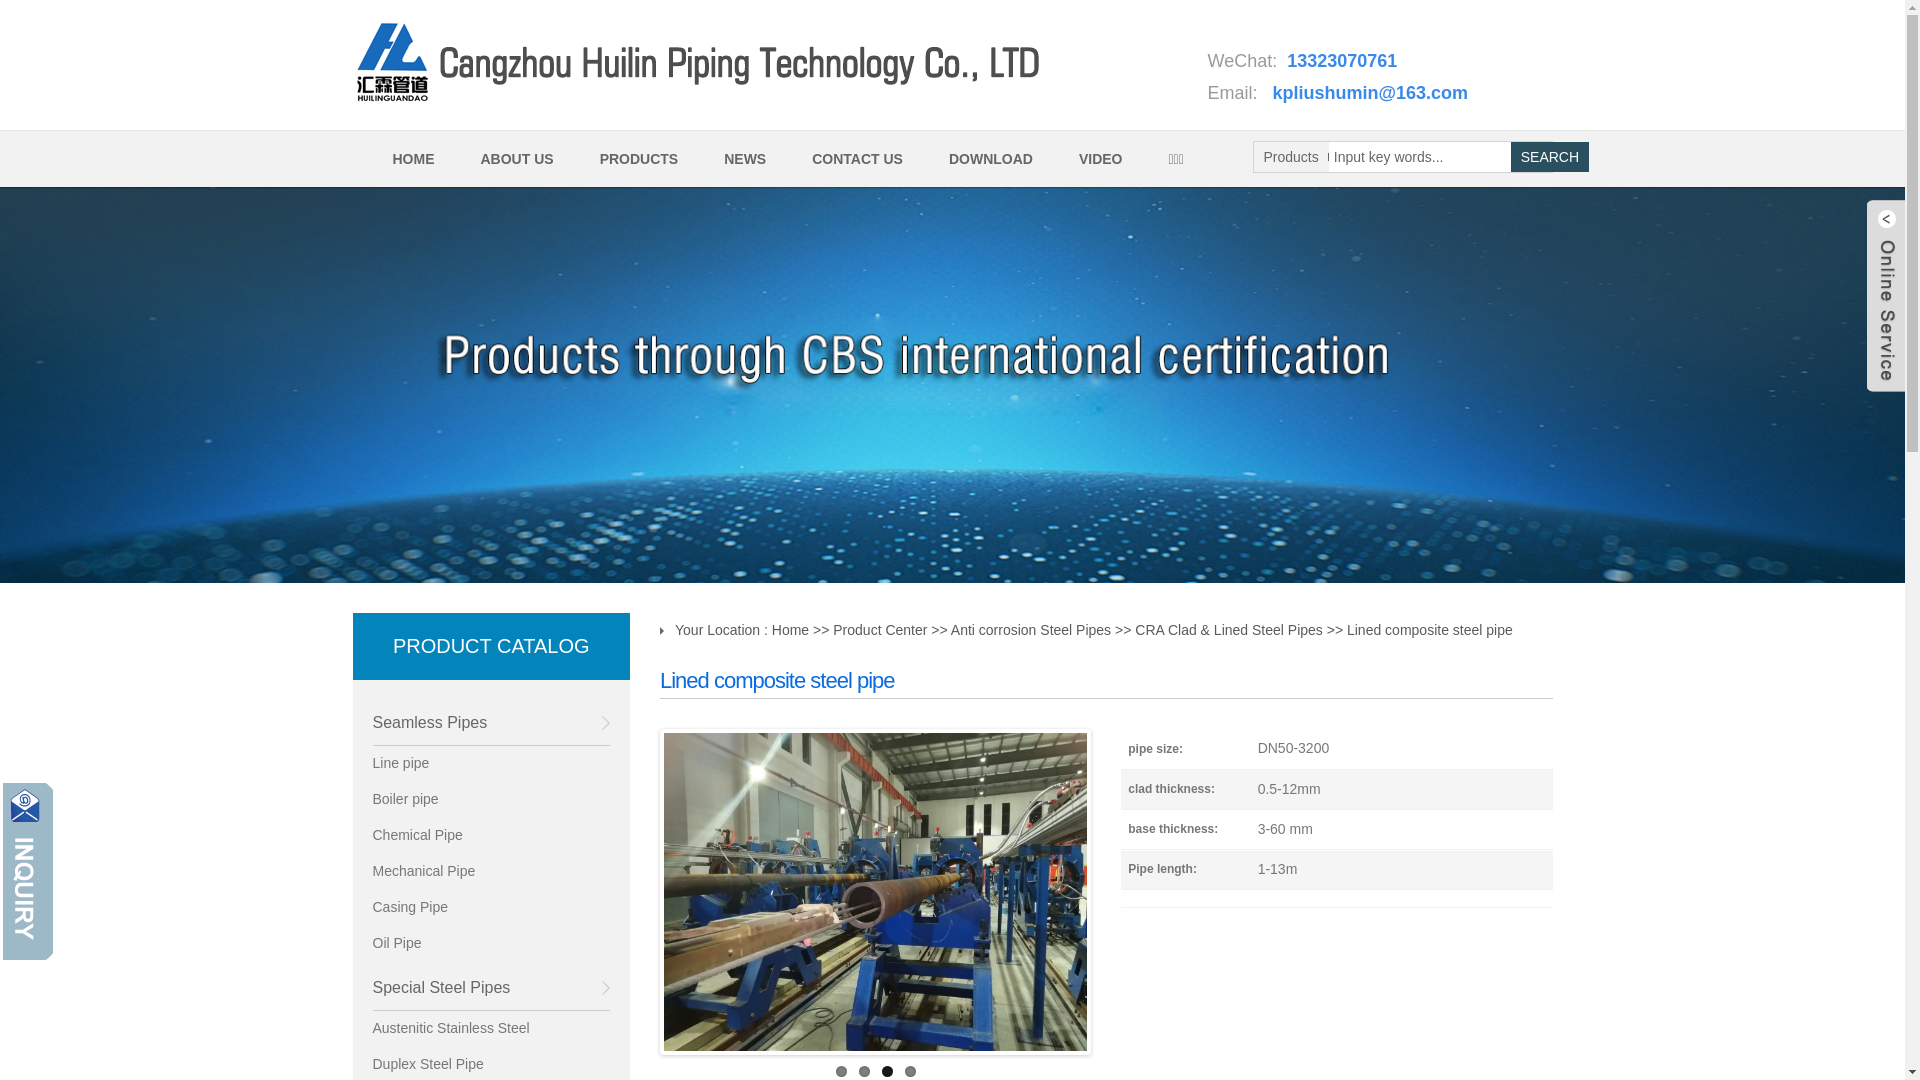  Describe the element at coordinates (1227, 628) in the screenshot. I see `'CRA Clad & Lined Steel Pipes'` at that location.